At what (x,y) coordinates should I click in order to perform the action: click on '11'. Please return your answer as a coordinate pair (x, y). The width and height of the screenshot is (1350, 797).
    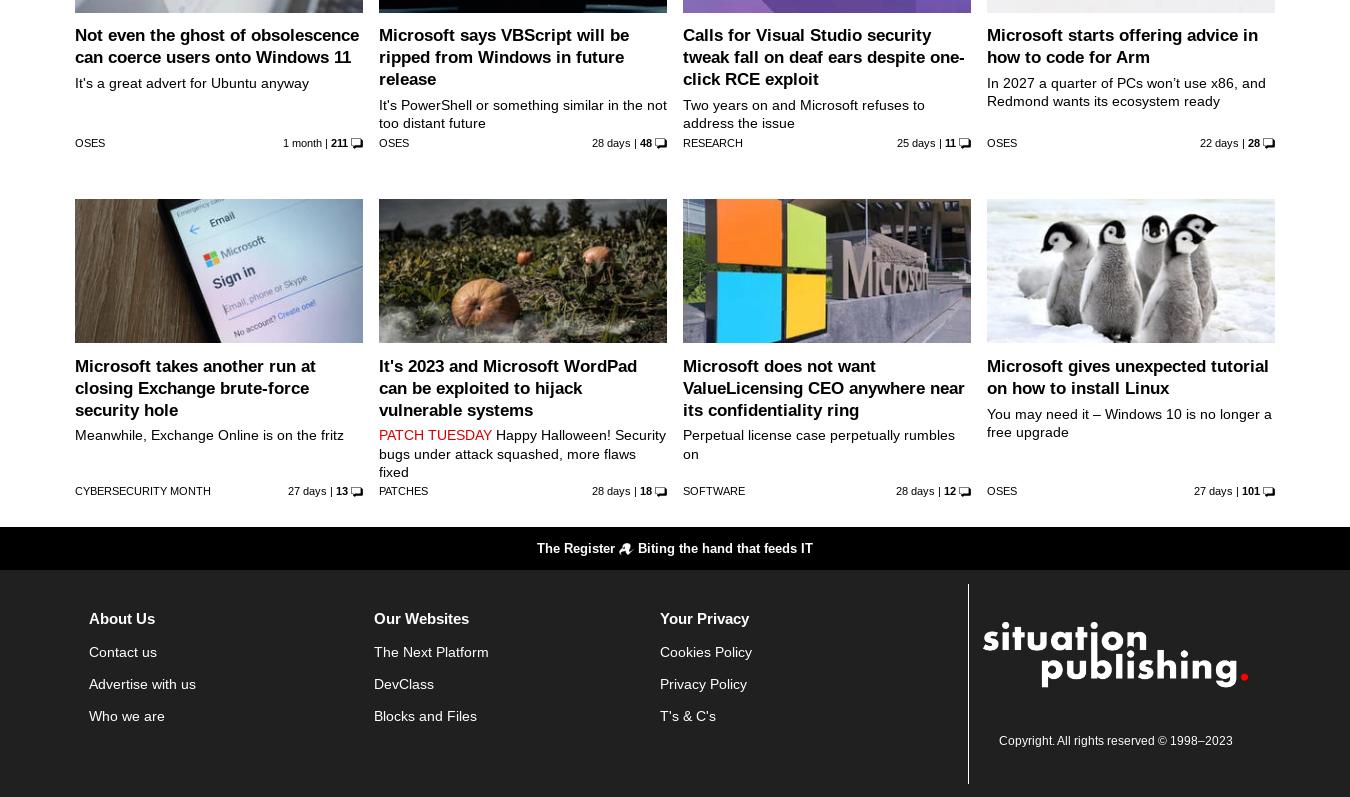
    Looking at the image, I should click on (948, 141).